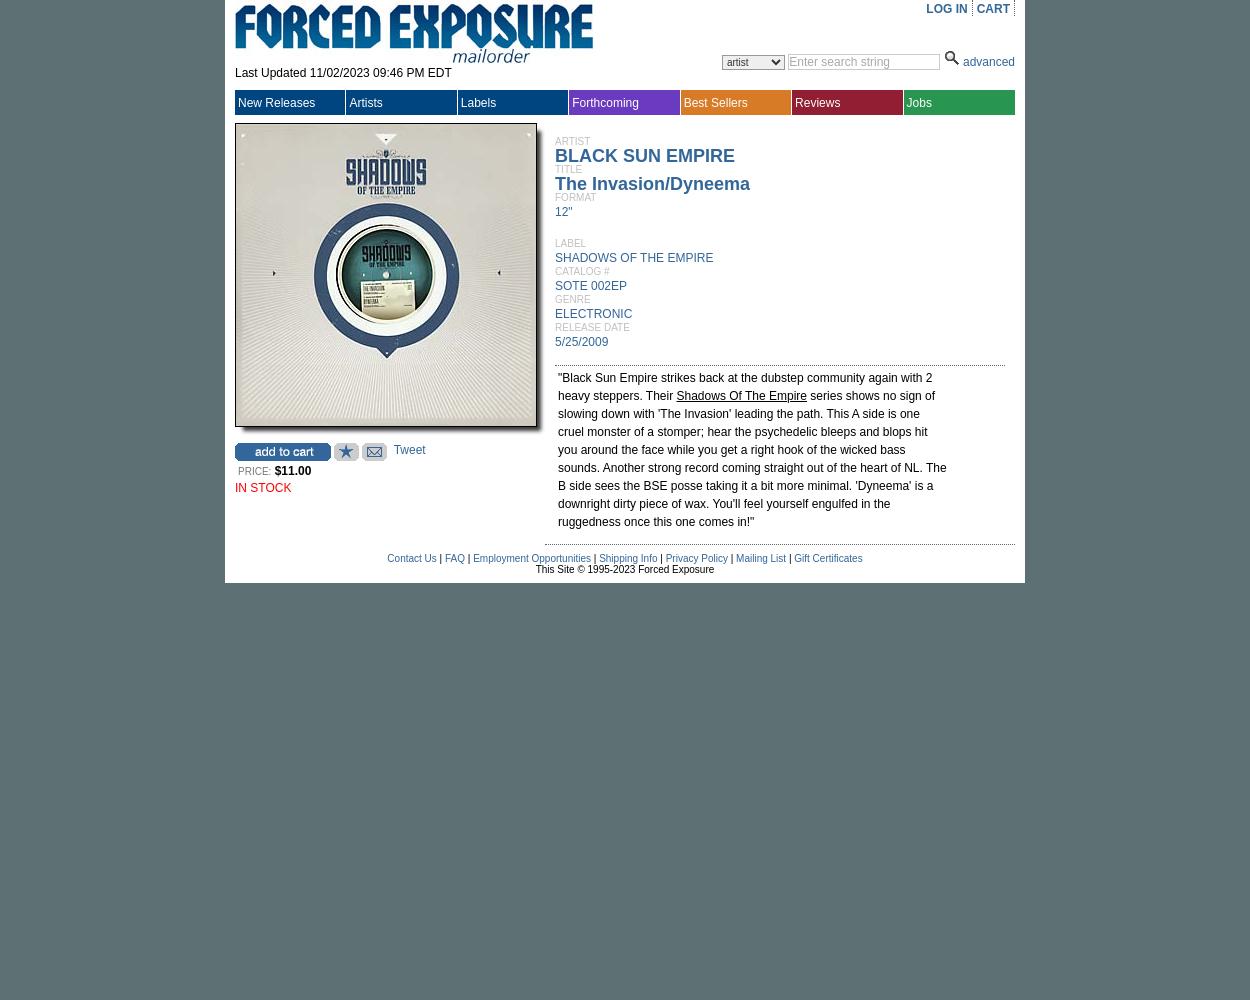 This screenshot has height=1000, width=1250. What do you see at coordinates (960, 62) in the screenshot?
I see `'advanced'` at bounding box center [960, 62].